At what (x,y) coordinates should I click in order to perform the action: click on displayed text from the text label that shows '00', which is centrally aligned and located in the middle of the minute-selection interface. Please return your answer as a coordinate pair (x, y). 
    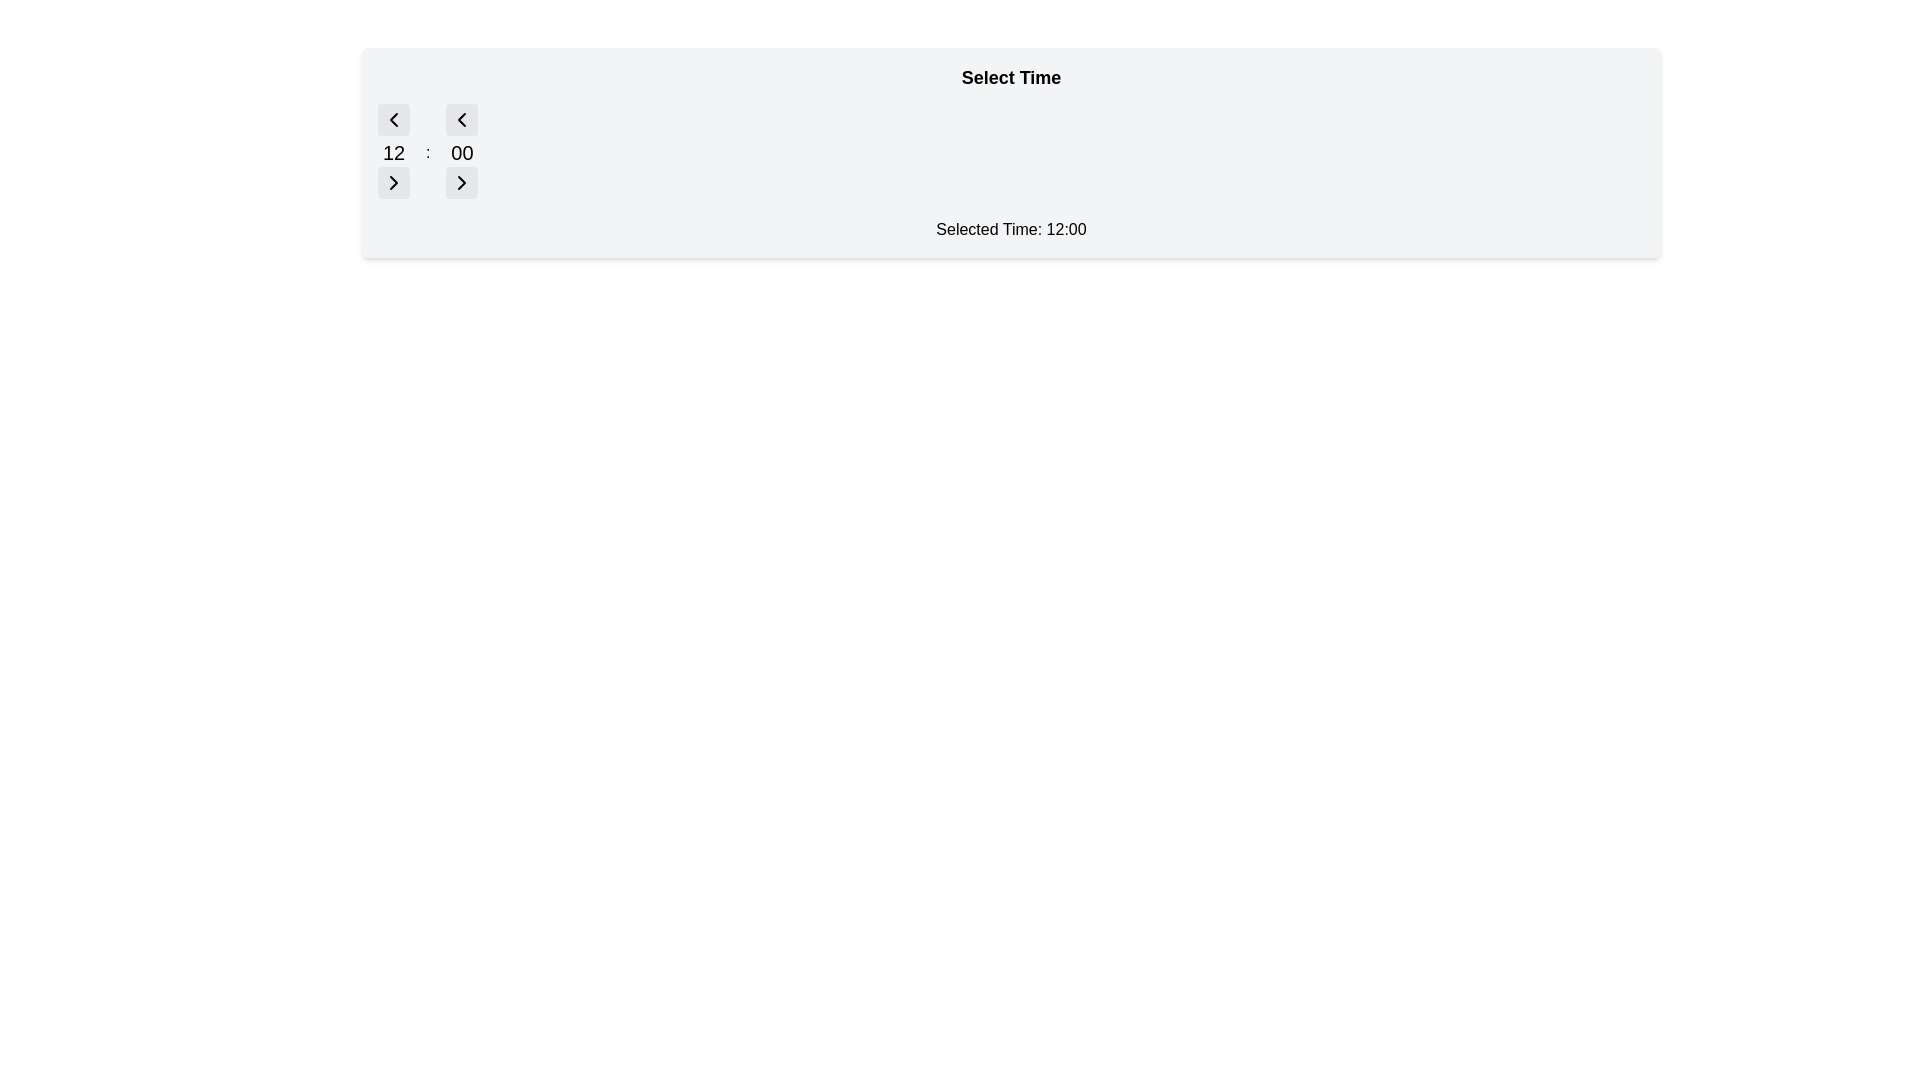
    Looking at the image, I should click on (461, 152).